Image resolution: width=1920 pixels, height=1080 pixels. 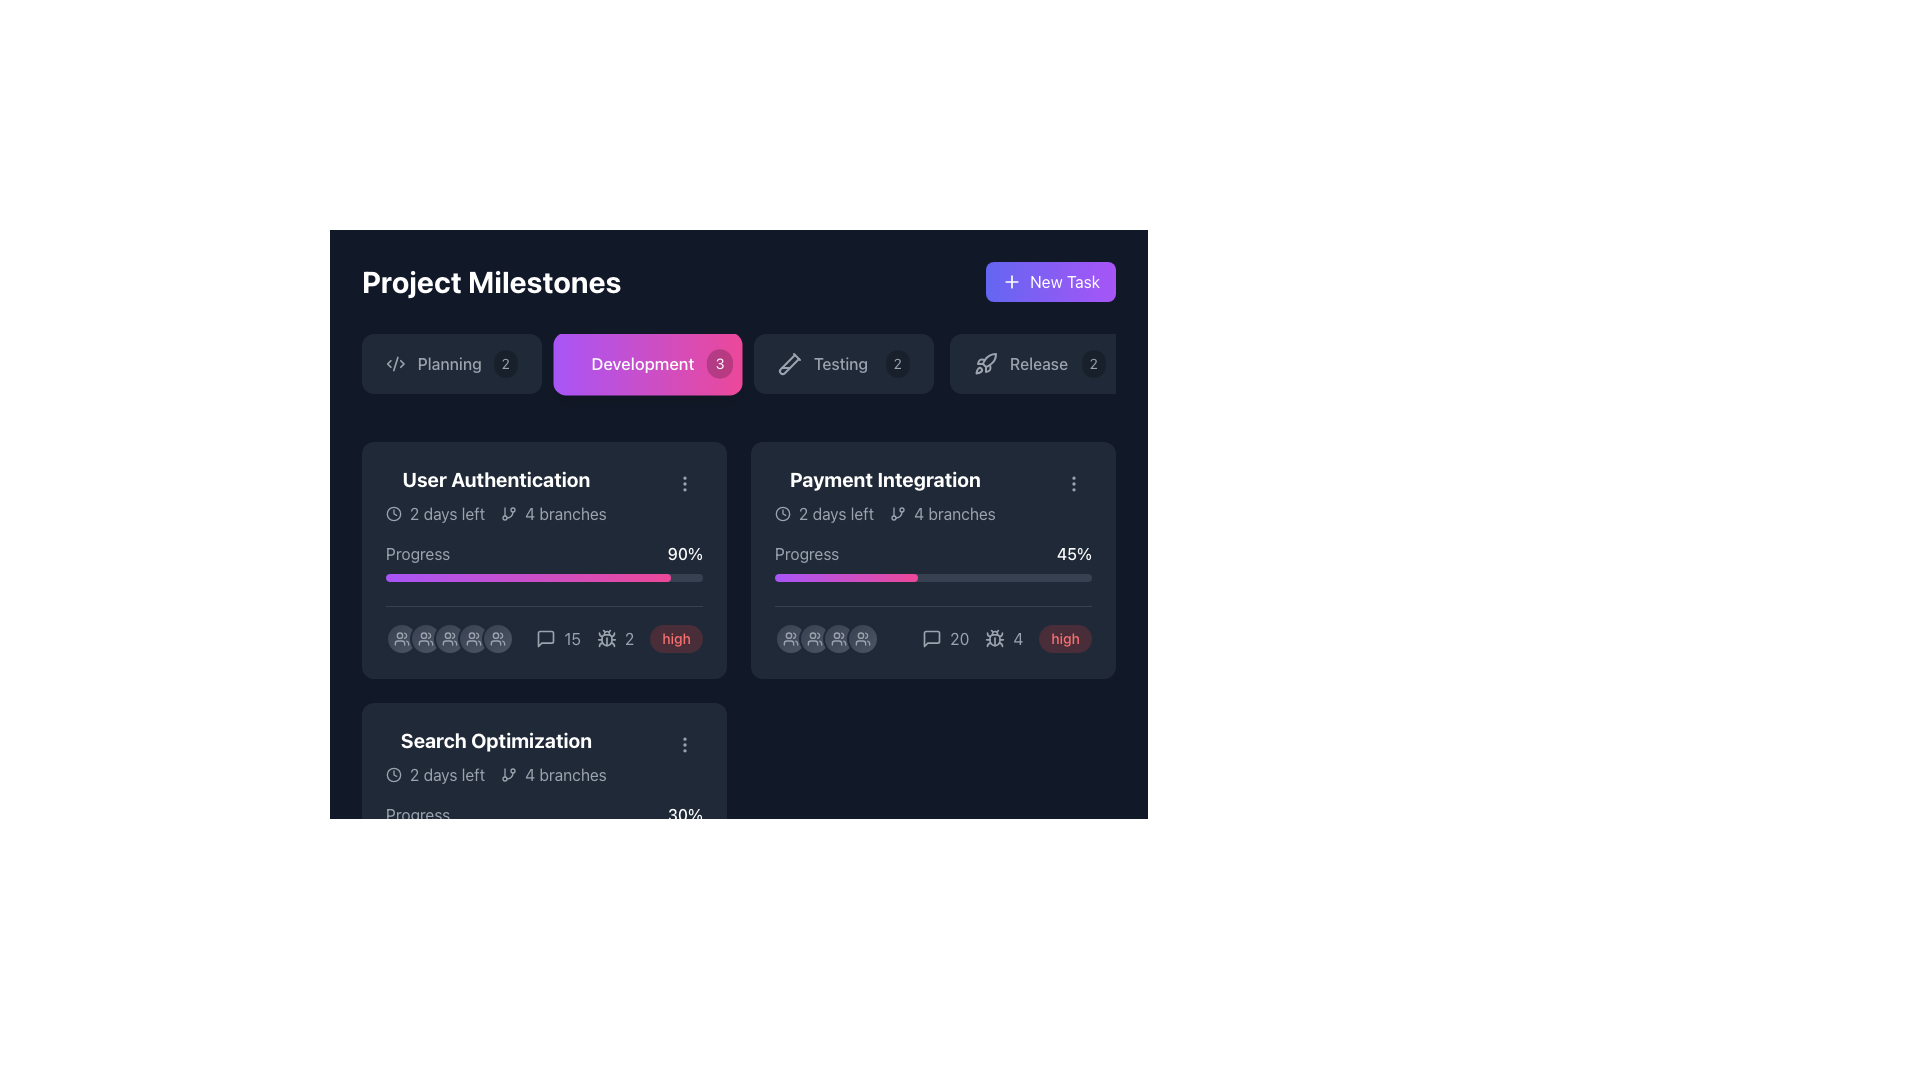 What do you see at coordinates (839, 639) in the screenshot?
I see `the fourth circular icon button with user silhouettes located below the 'Payment Integration' section` at bounding box center [839, 639].